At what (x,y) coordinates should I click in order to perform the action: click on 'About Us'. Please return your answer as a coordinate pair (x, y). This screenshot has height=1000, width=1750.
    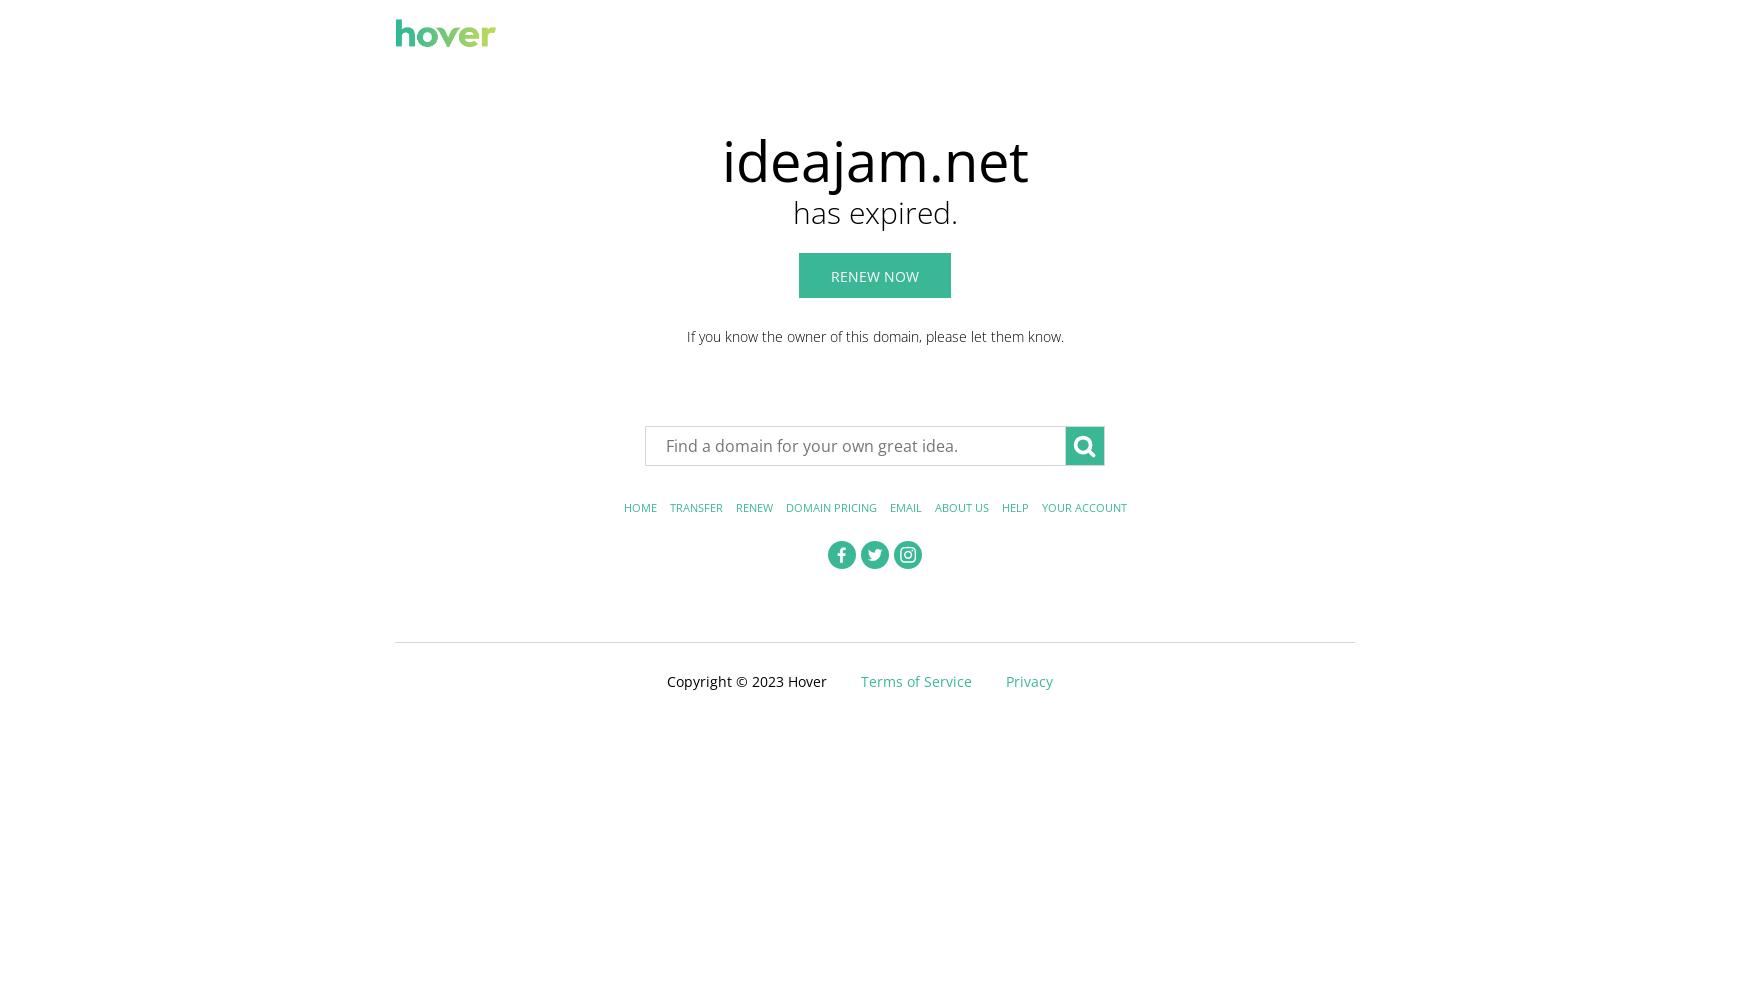
    Looking at the image, I should click on (960, 507).